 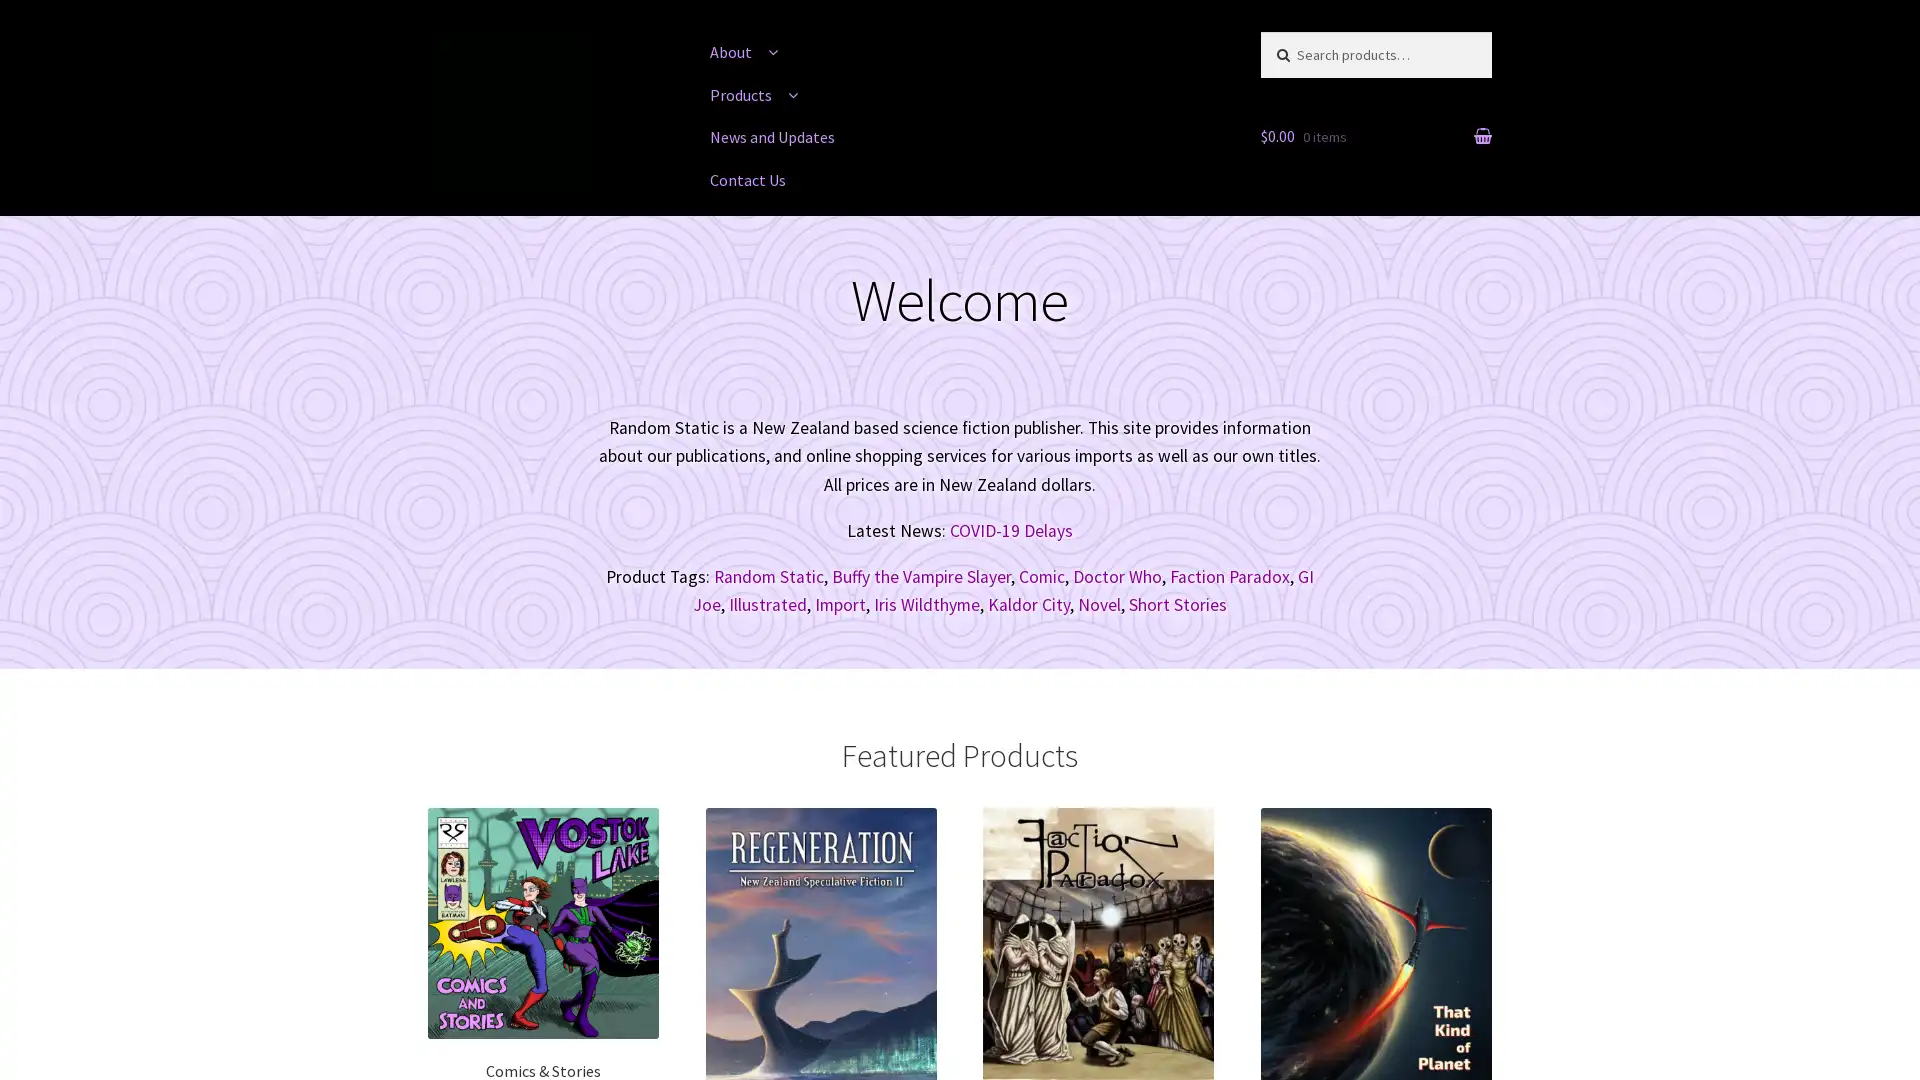 I want to click on Search, so click(x=1301, y=50).